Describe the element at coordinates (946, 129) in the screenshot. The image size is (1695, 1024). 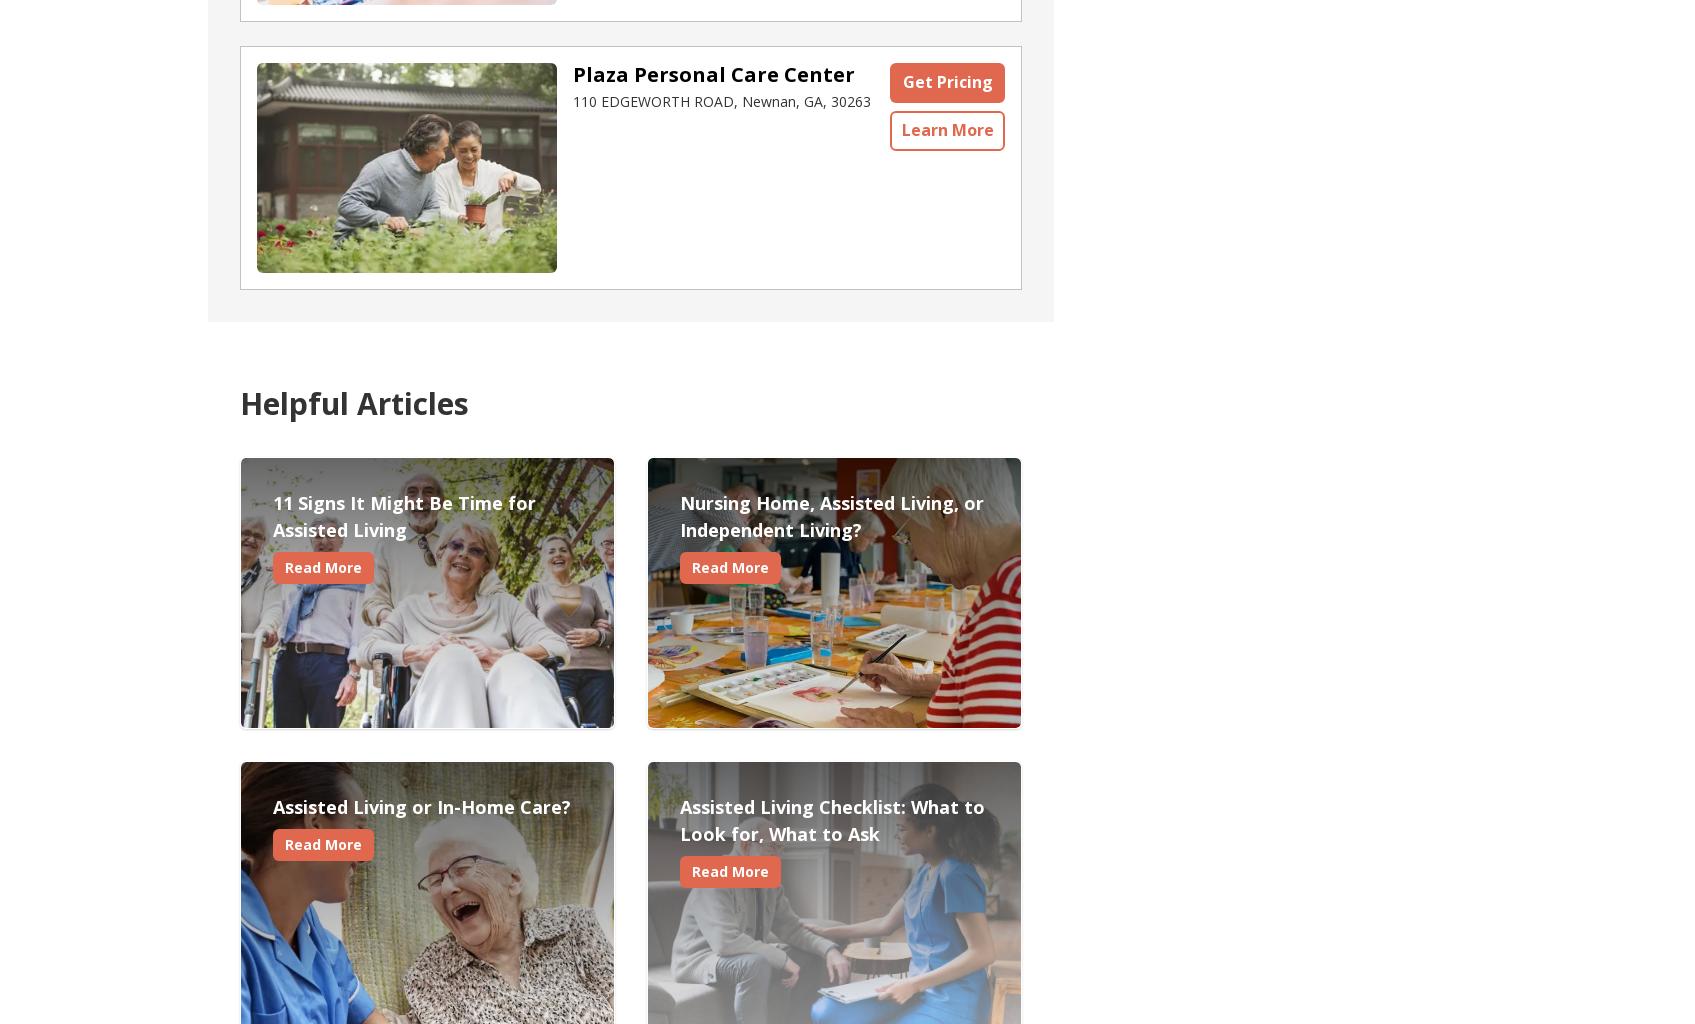
I see `'Learn More'` at that location.